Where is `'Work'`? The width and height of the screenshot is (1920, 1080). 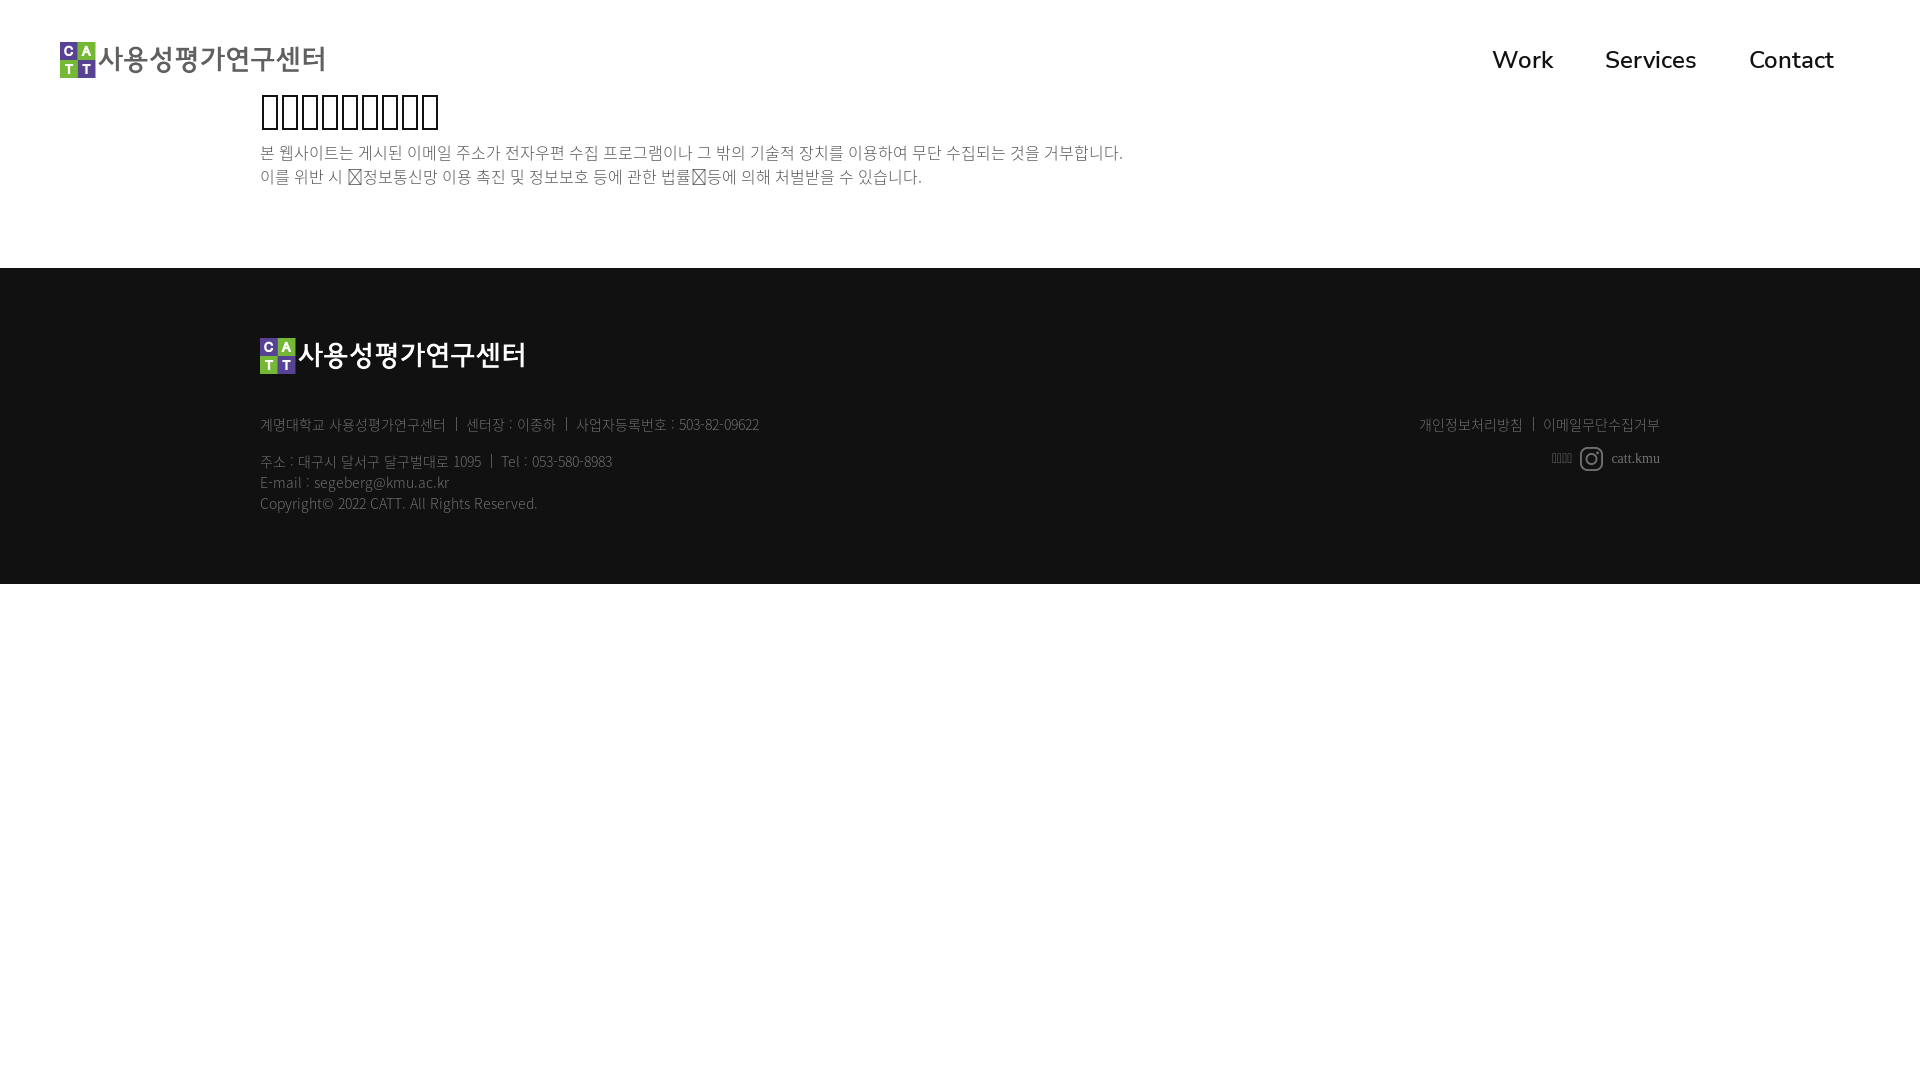
'Work' is located at coordinates (1521, 59).